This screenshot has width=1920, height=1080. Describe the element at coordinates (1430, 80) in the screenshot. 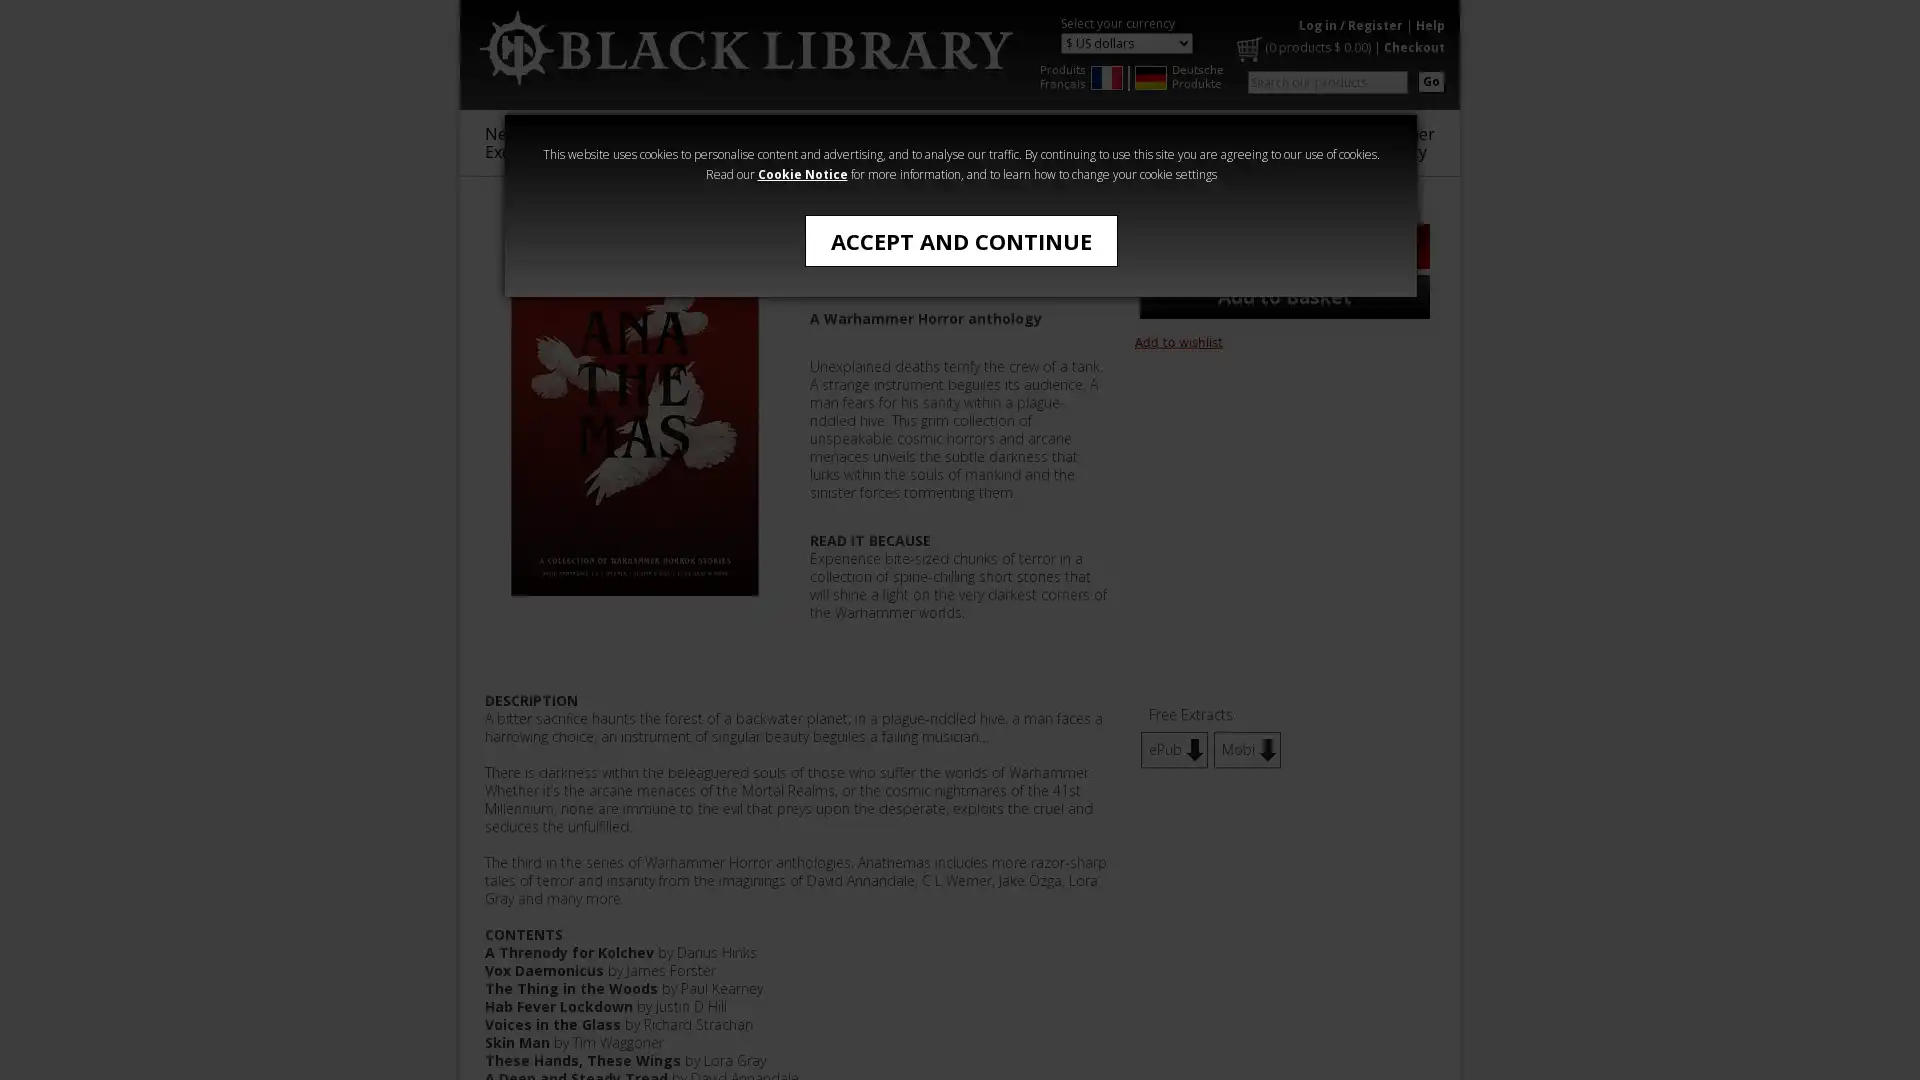

I see `Go` at that location.